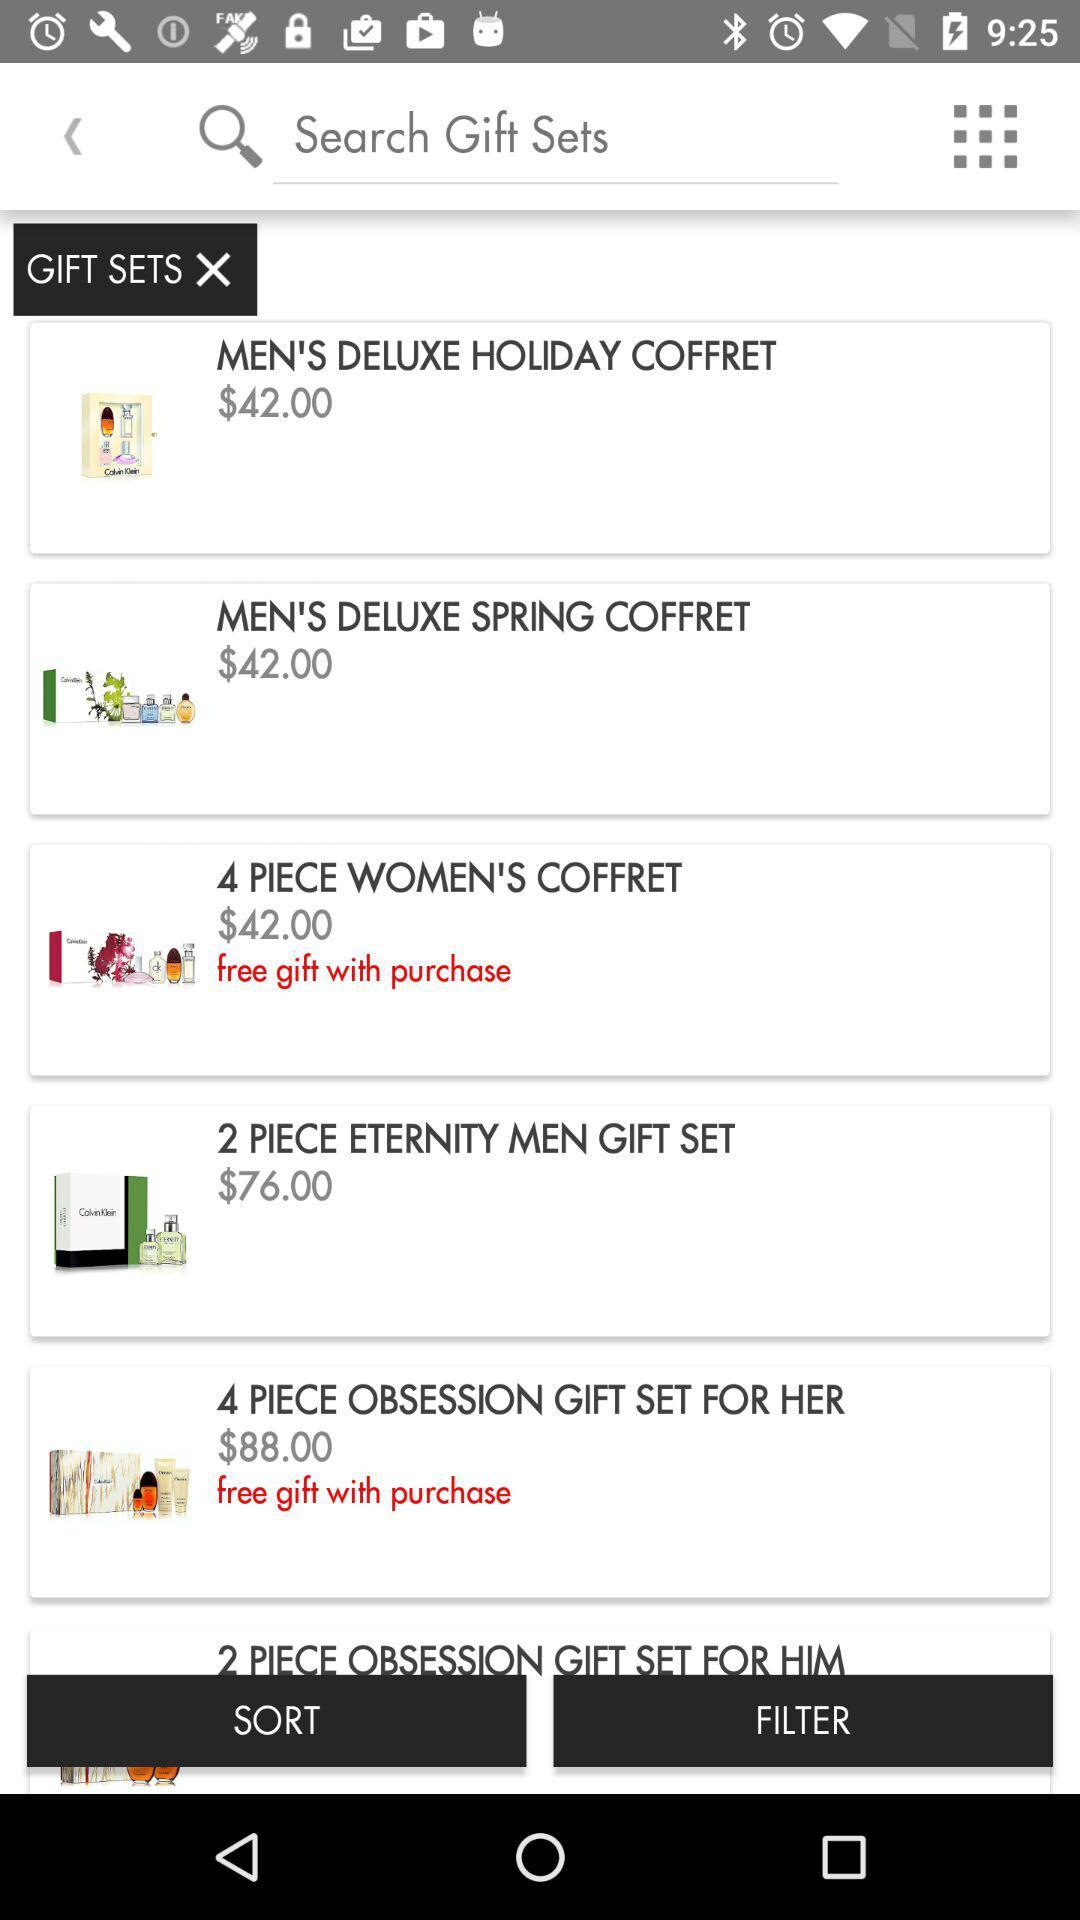 The width and height of the screenshot is (1080, 1920). I want to click on icon above the men s deluxe, so click(555, 133).